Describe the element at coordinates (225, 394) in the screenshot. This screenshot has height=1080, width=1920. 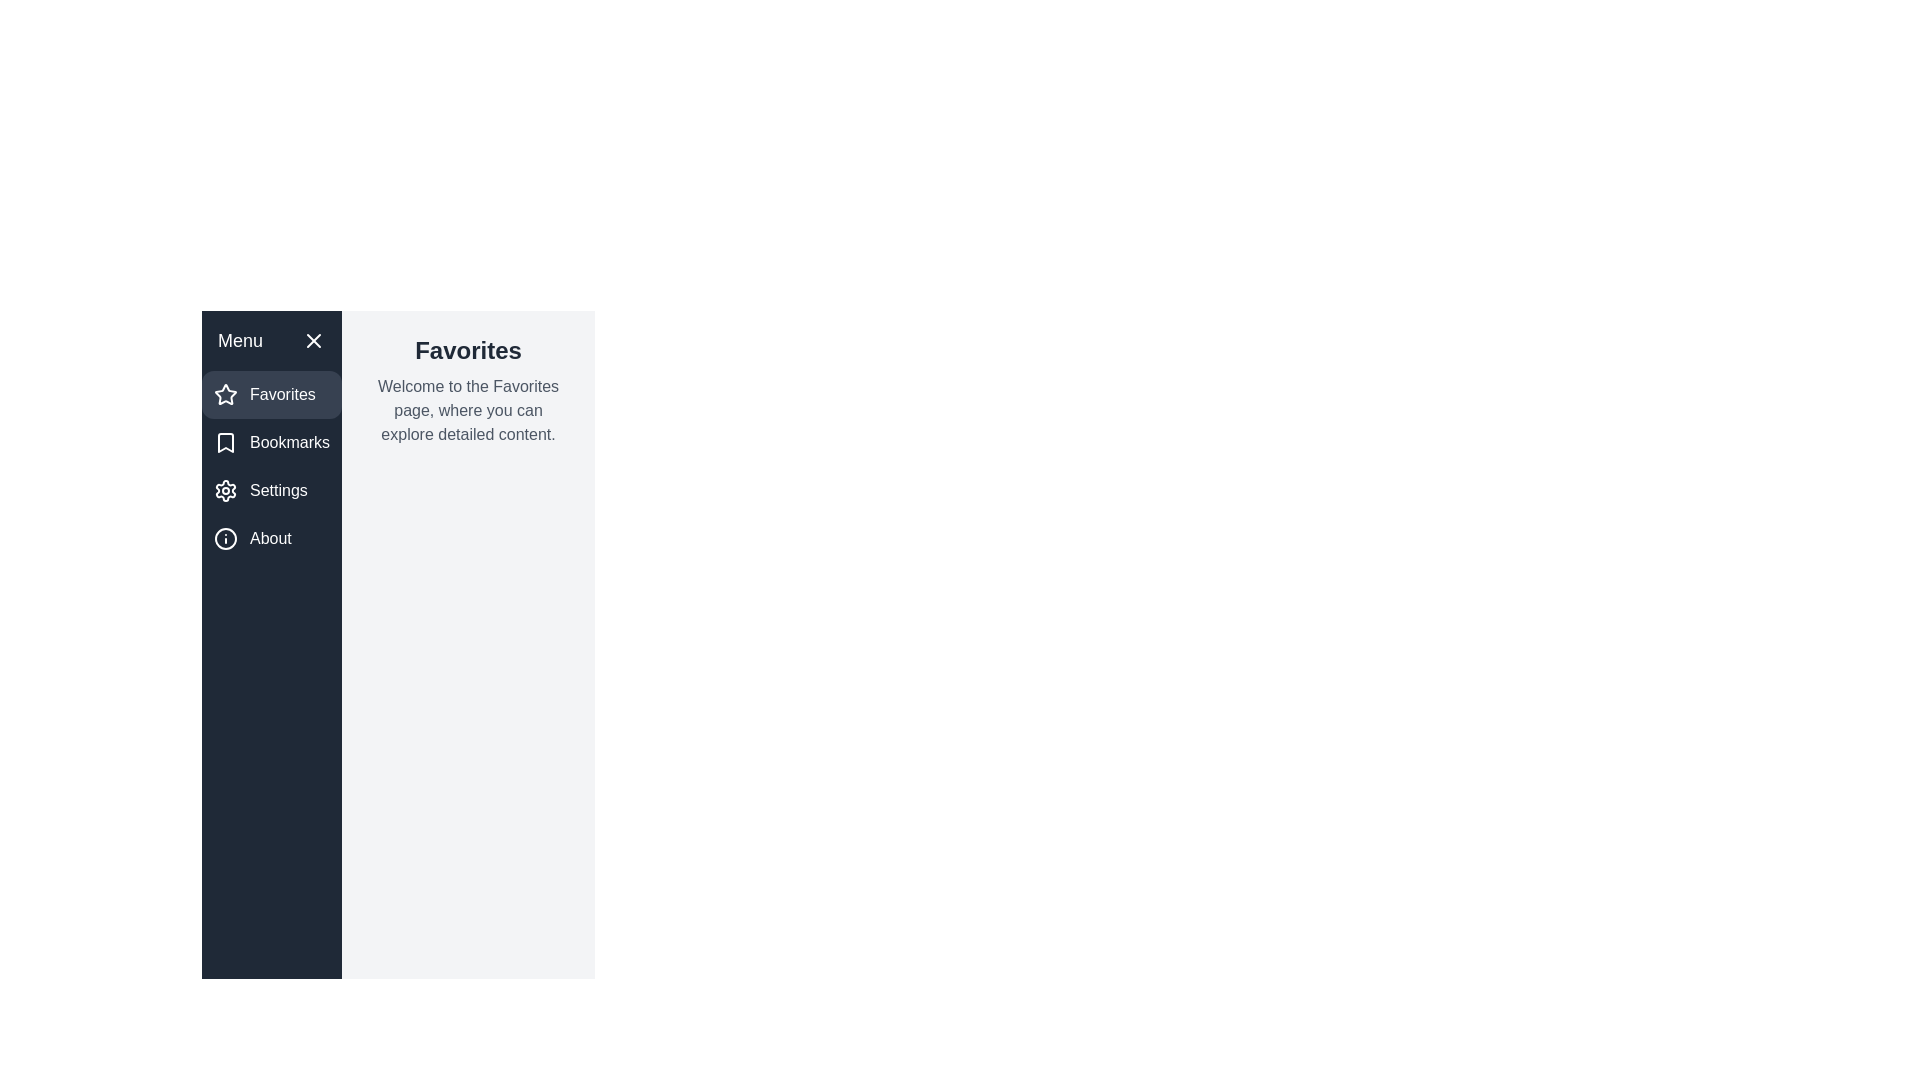
I see `the star icon on the vertical menu bar` at that location.